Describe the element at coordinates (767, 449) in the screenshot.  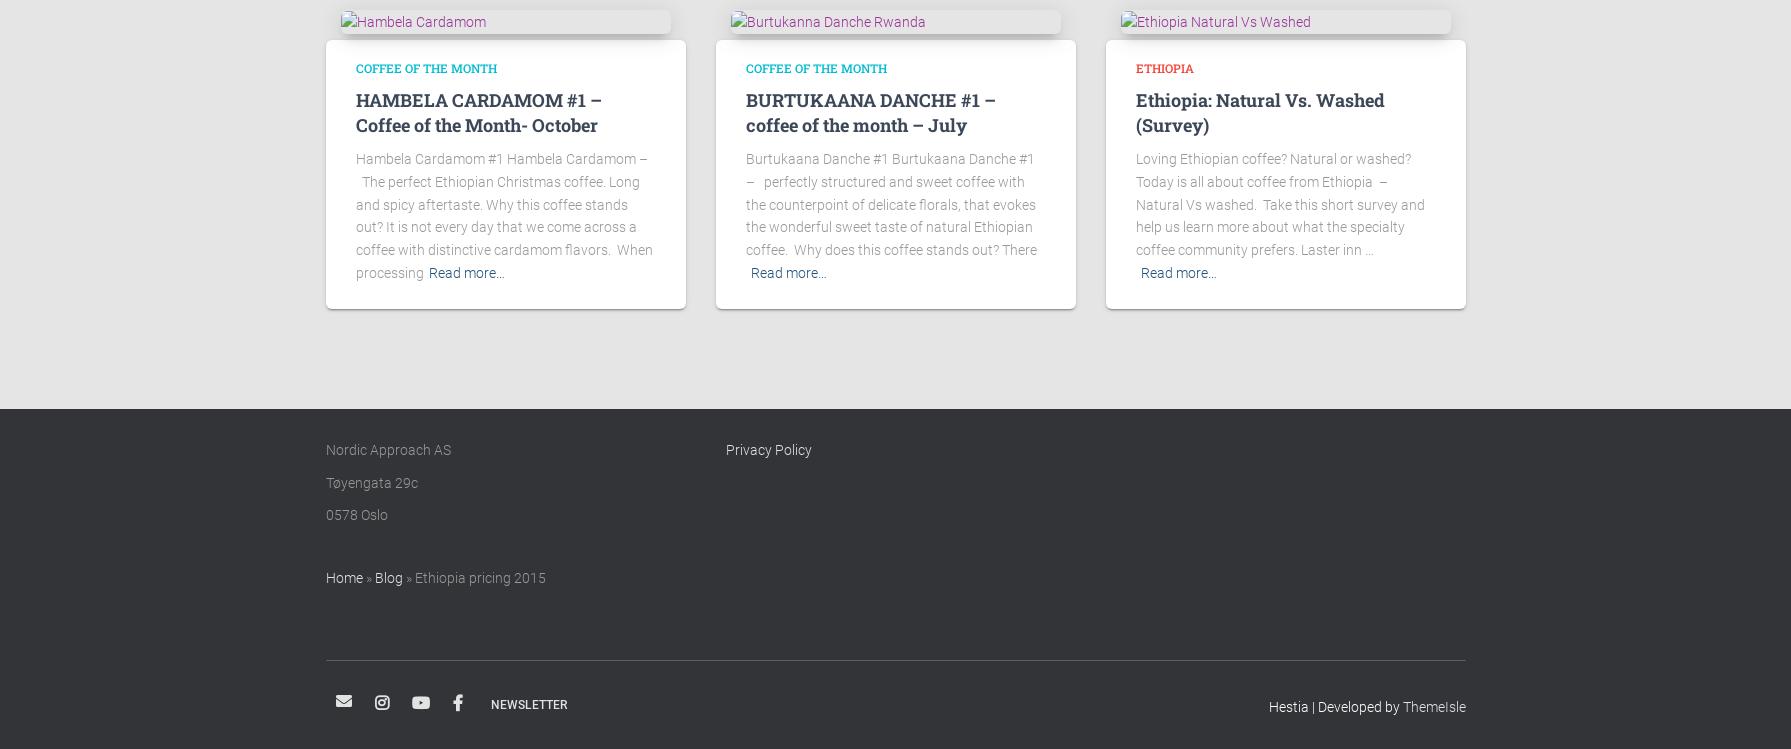
I see `'Privacy Policy'` at that location.